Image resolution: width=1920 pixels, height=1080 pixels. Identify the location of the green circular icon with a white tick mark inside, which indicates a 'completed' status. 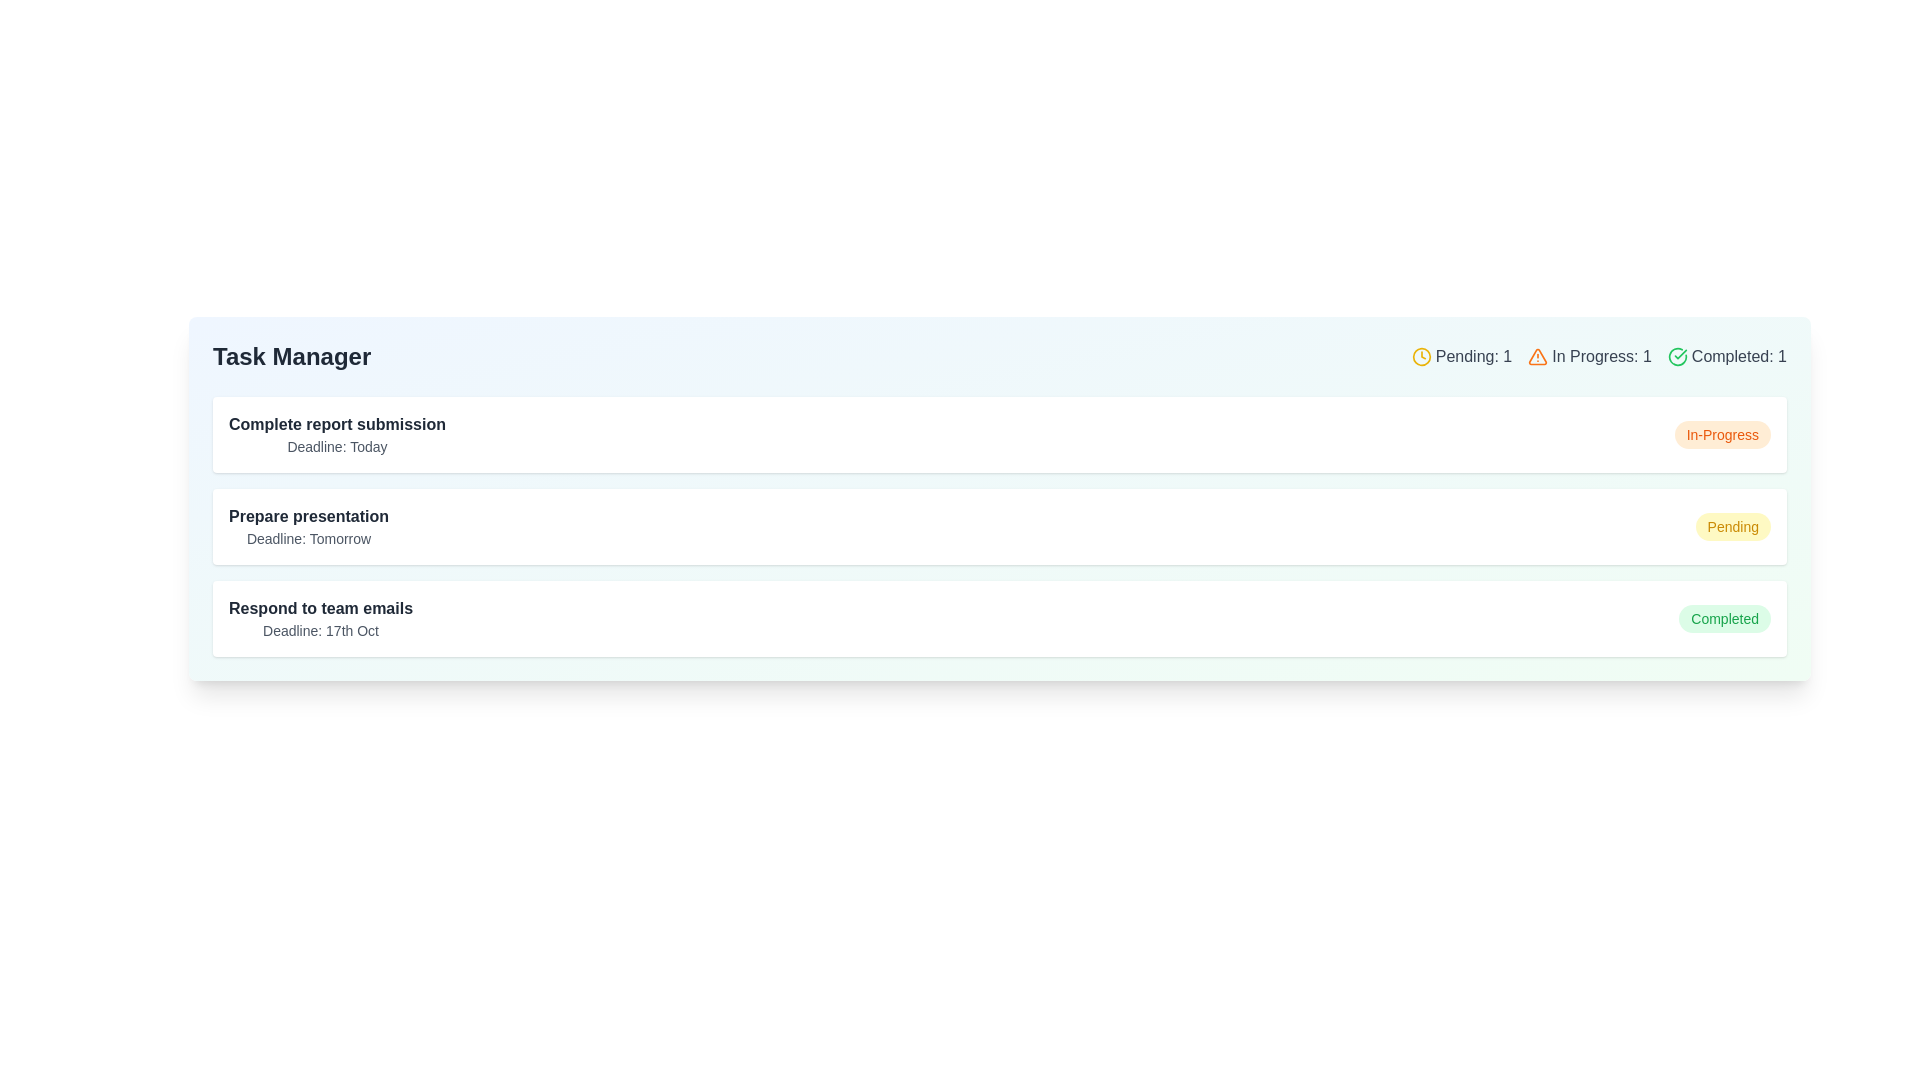
(1677, 356).